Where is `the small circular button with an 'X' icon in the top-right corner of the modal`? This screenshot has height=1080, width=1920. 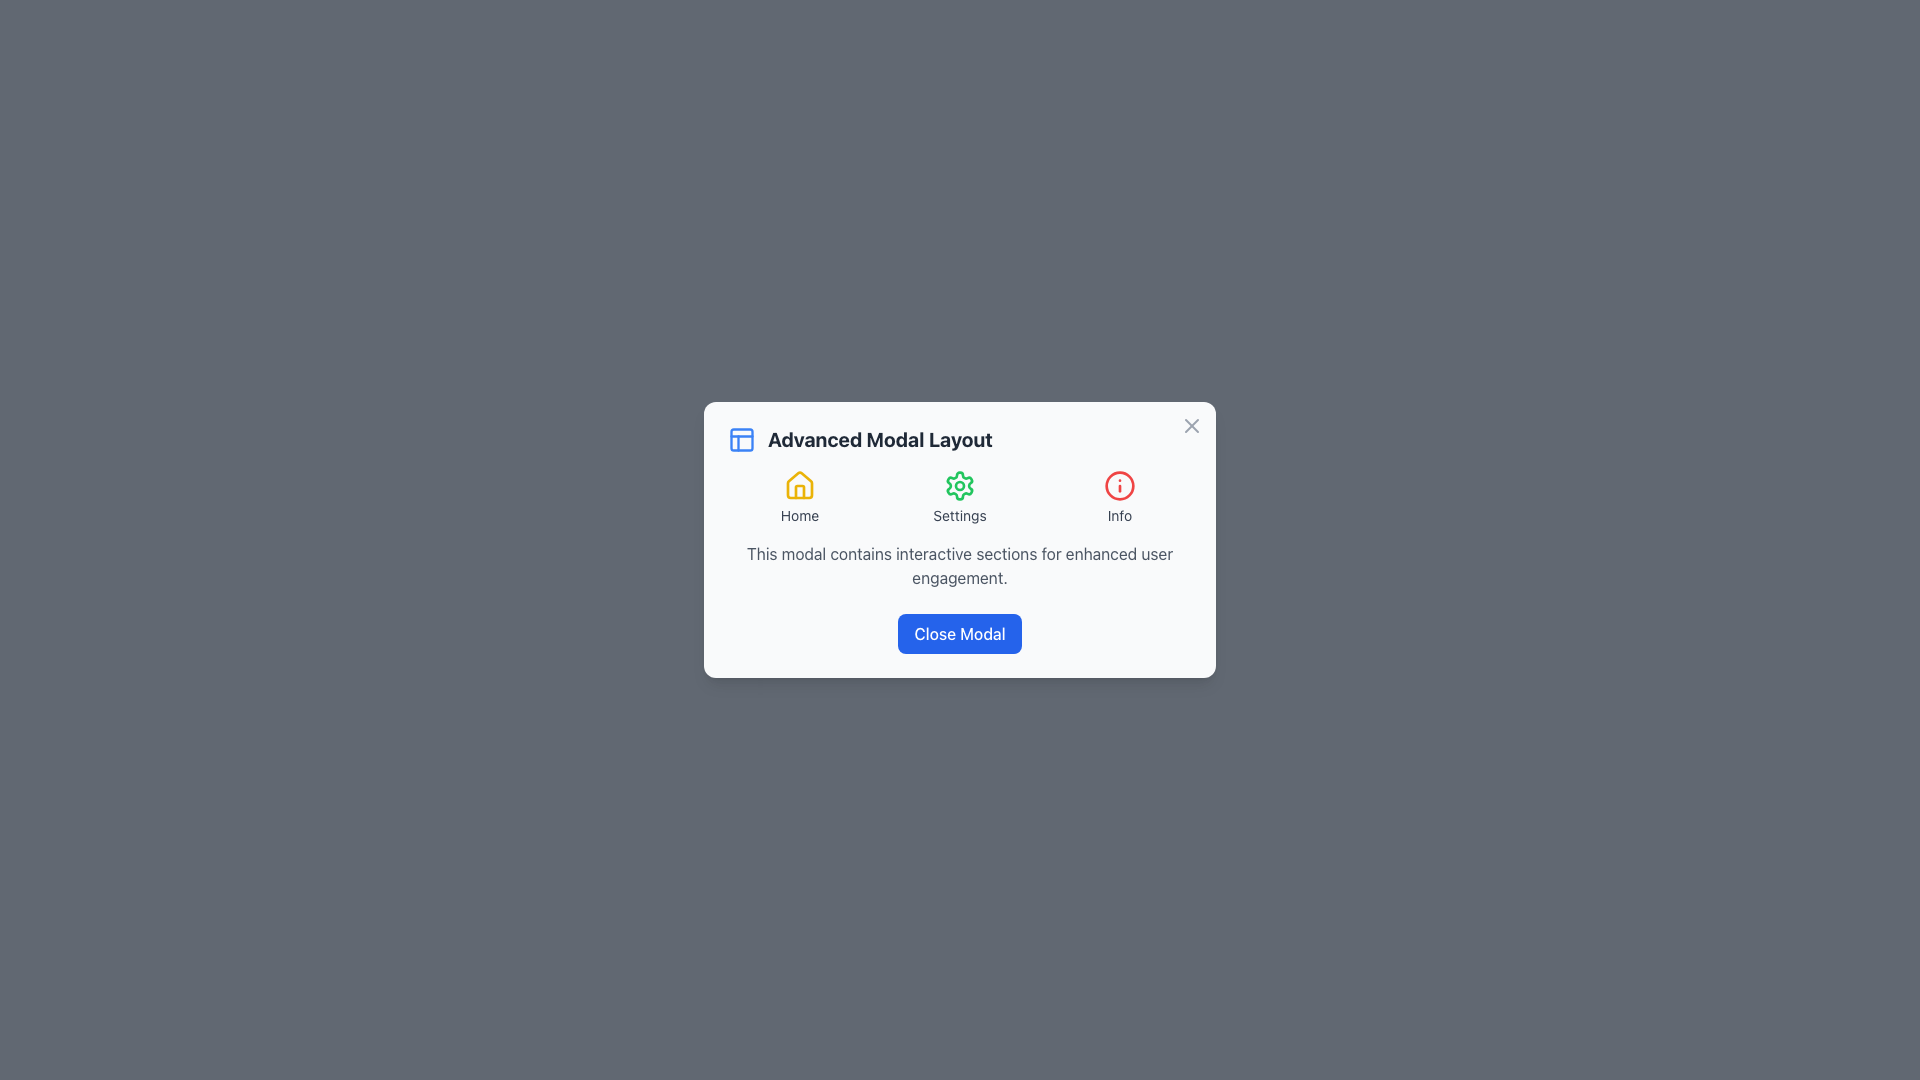
the small circular button with an 'X' icon in the top-right corner of the modal is located at coordinates (1191, 424).